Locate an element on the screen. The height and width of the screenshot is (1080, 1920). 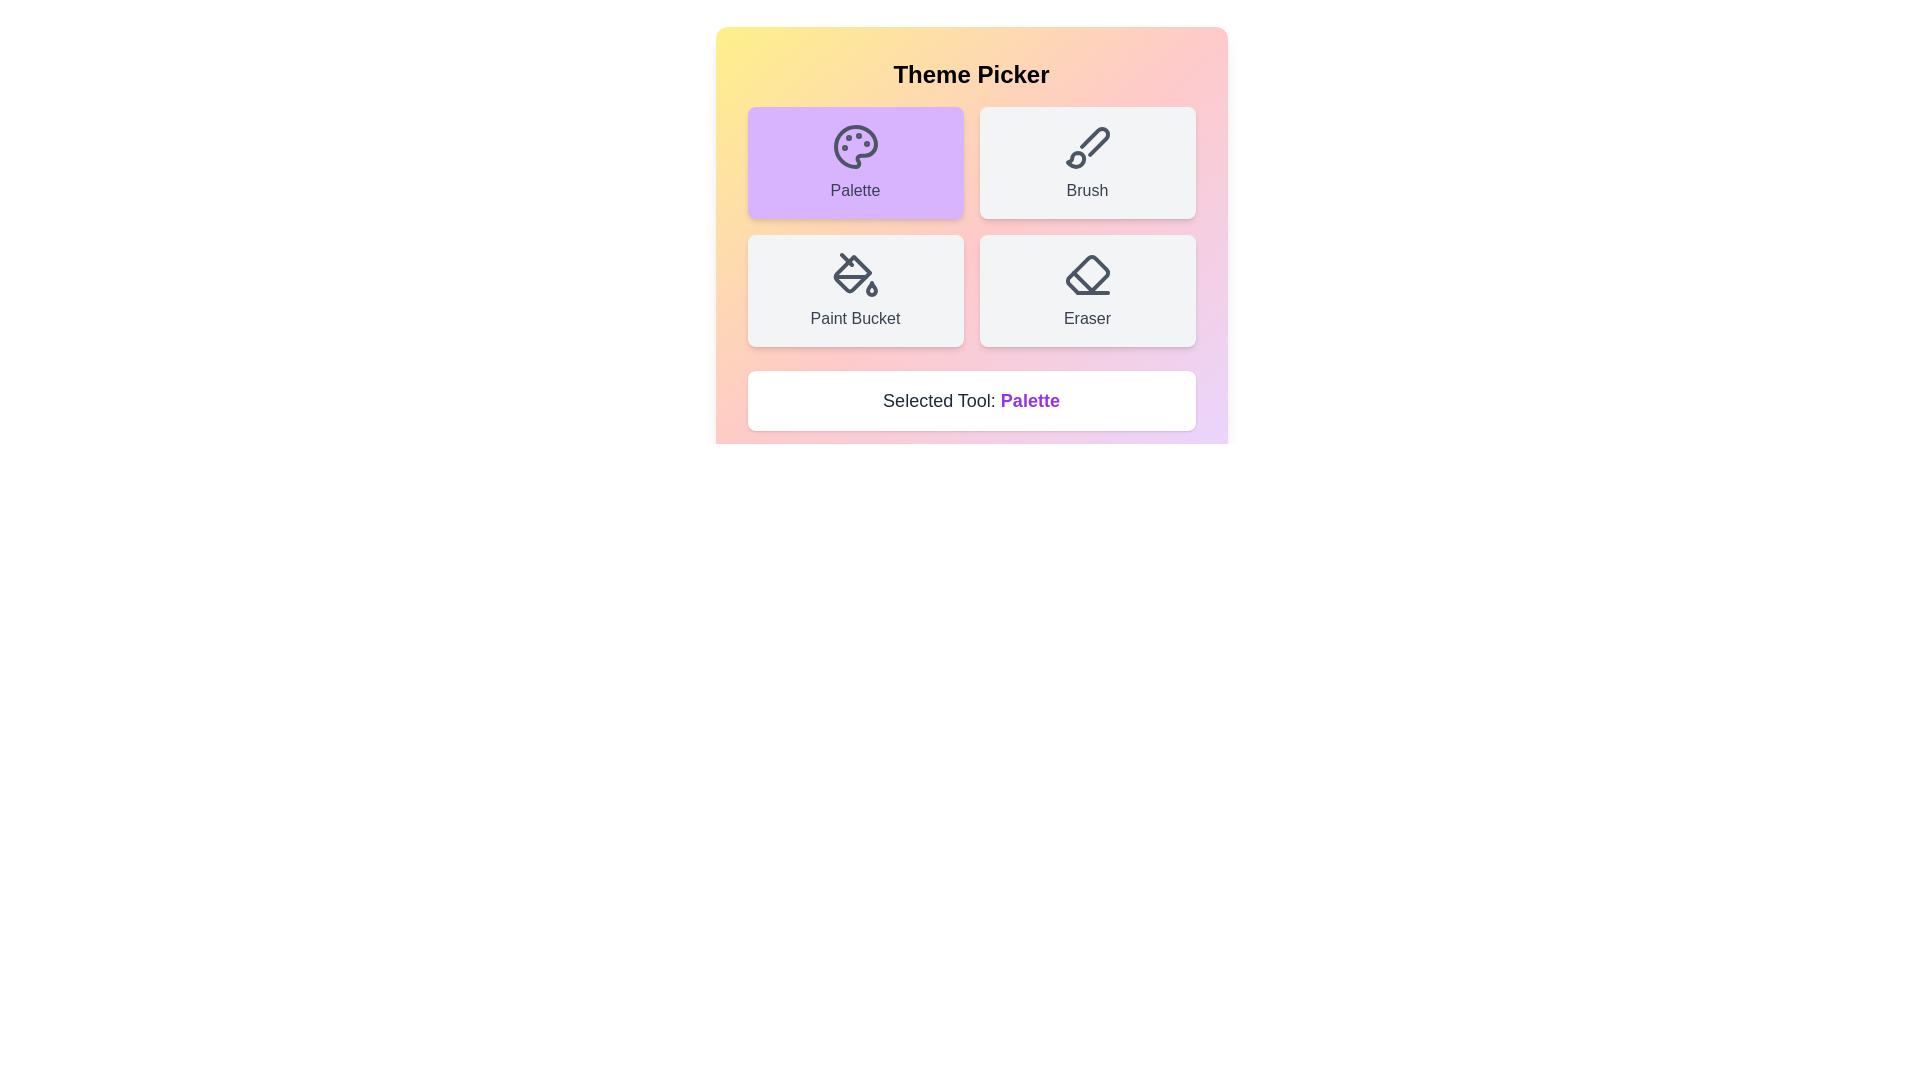
the Brush button to select the corresponding tool is located at coordinates (1086, 161).